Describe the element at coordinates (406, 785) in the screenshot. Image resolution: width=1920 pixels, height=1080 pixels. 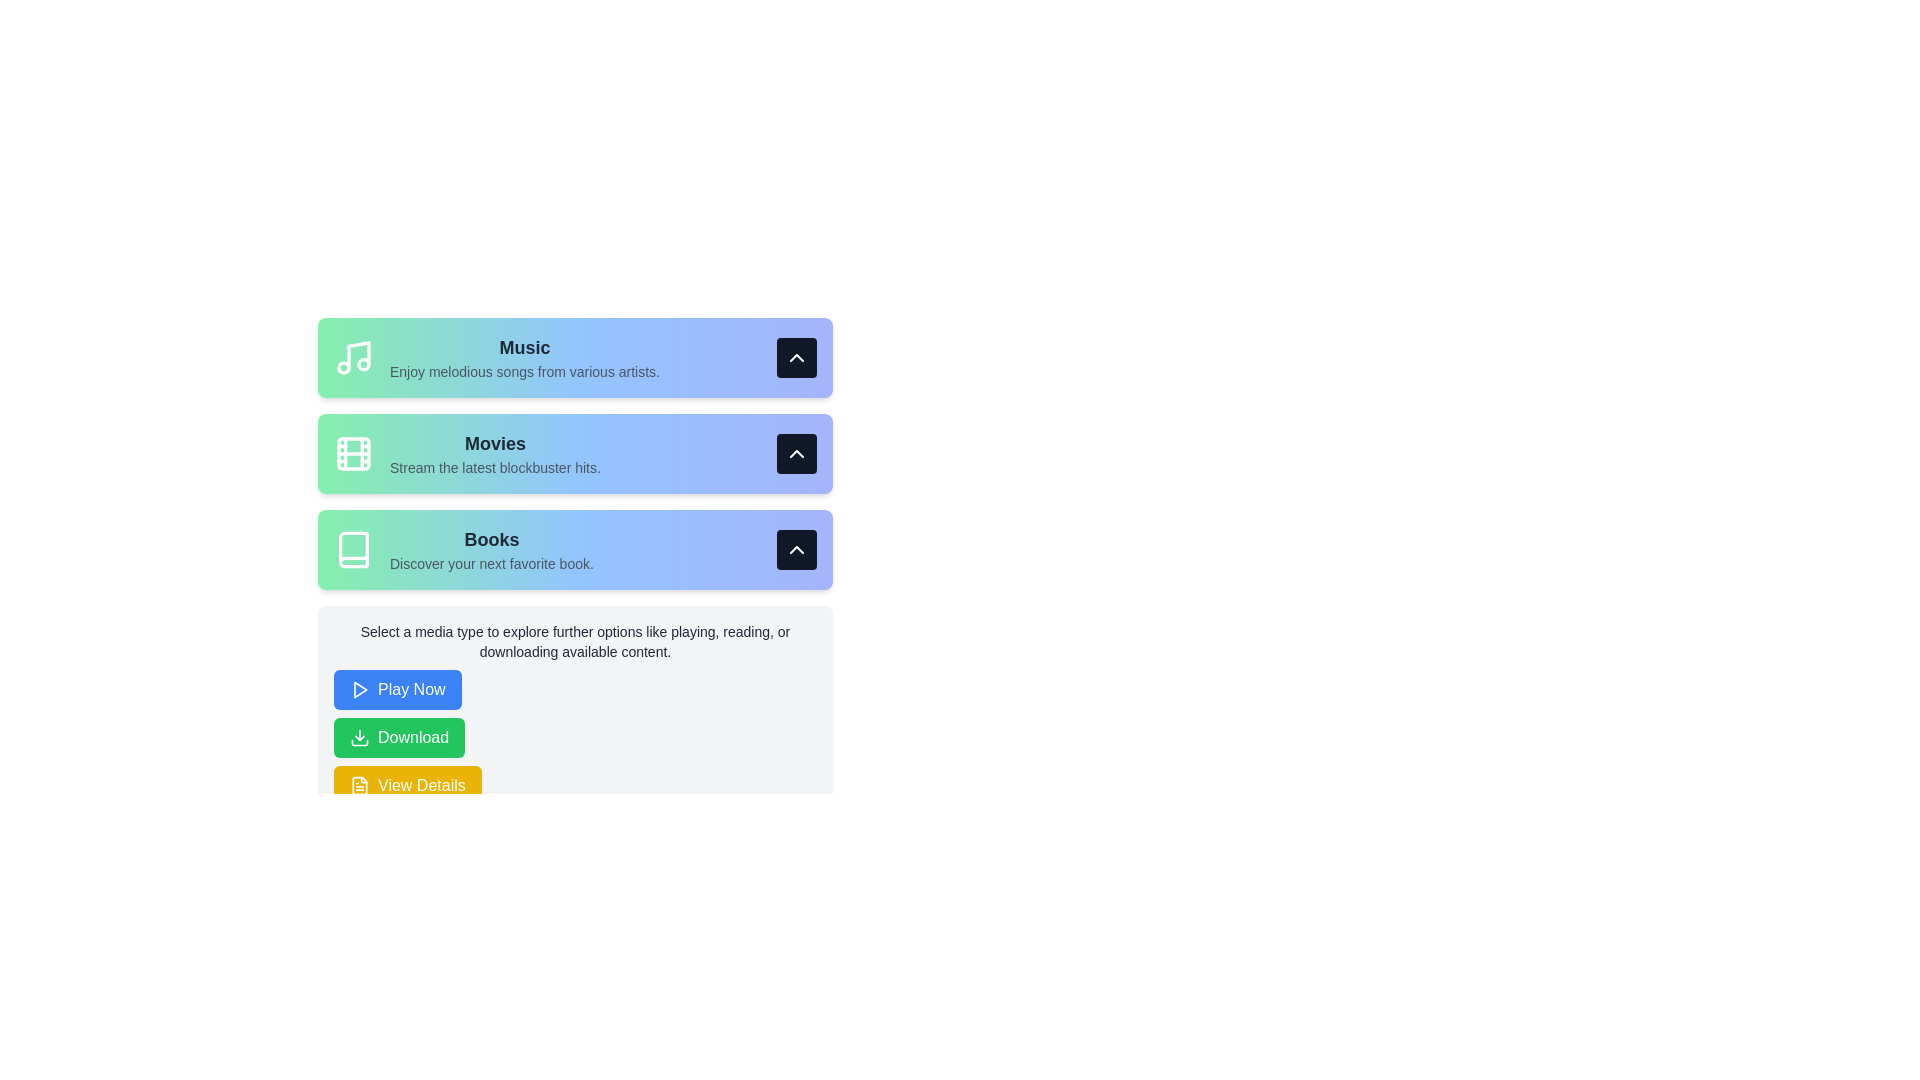
I see `the third button in the vertically stacked group below the 'Play Now' (blue) and 'Download' (green) buttons` at that location.